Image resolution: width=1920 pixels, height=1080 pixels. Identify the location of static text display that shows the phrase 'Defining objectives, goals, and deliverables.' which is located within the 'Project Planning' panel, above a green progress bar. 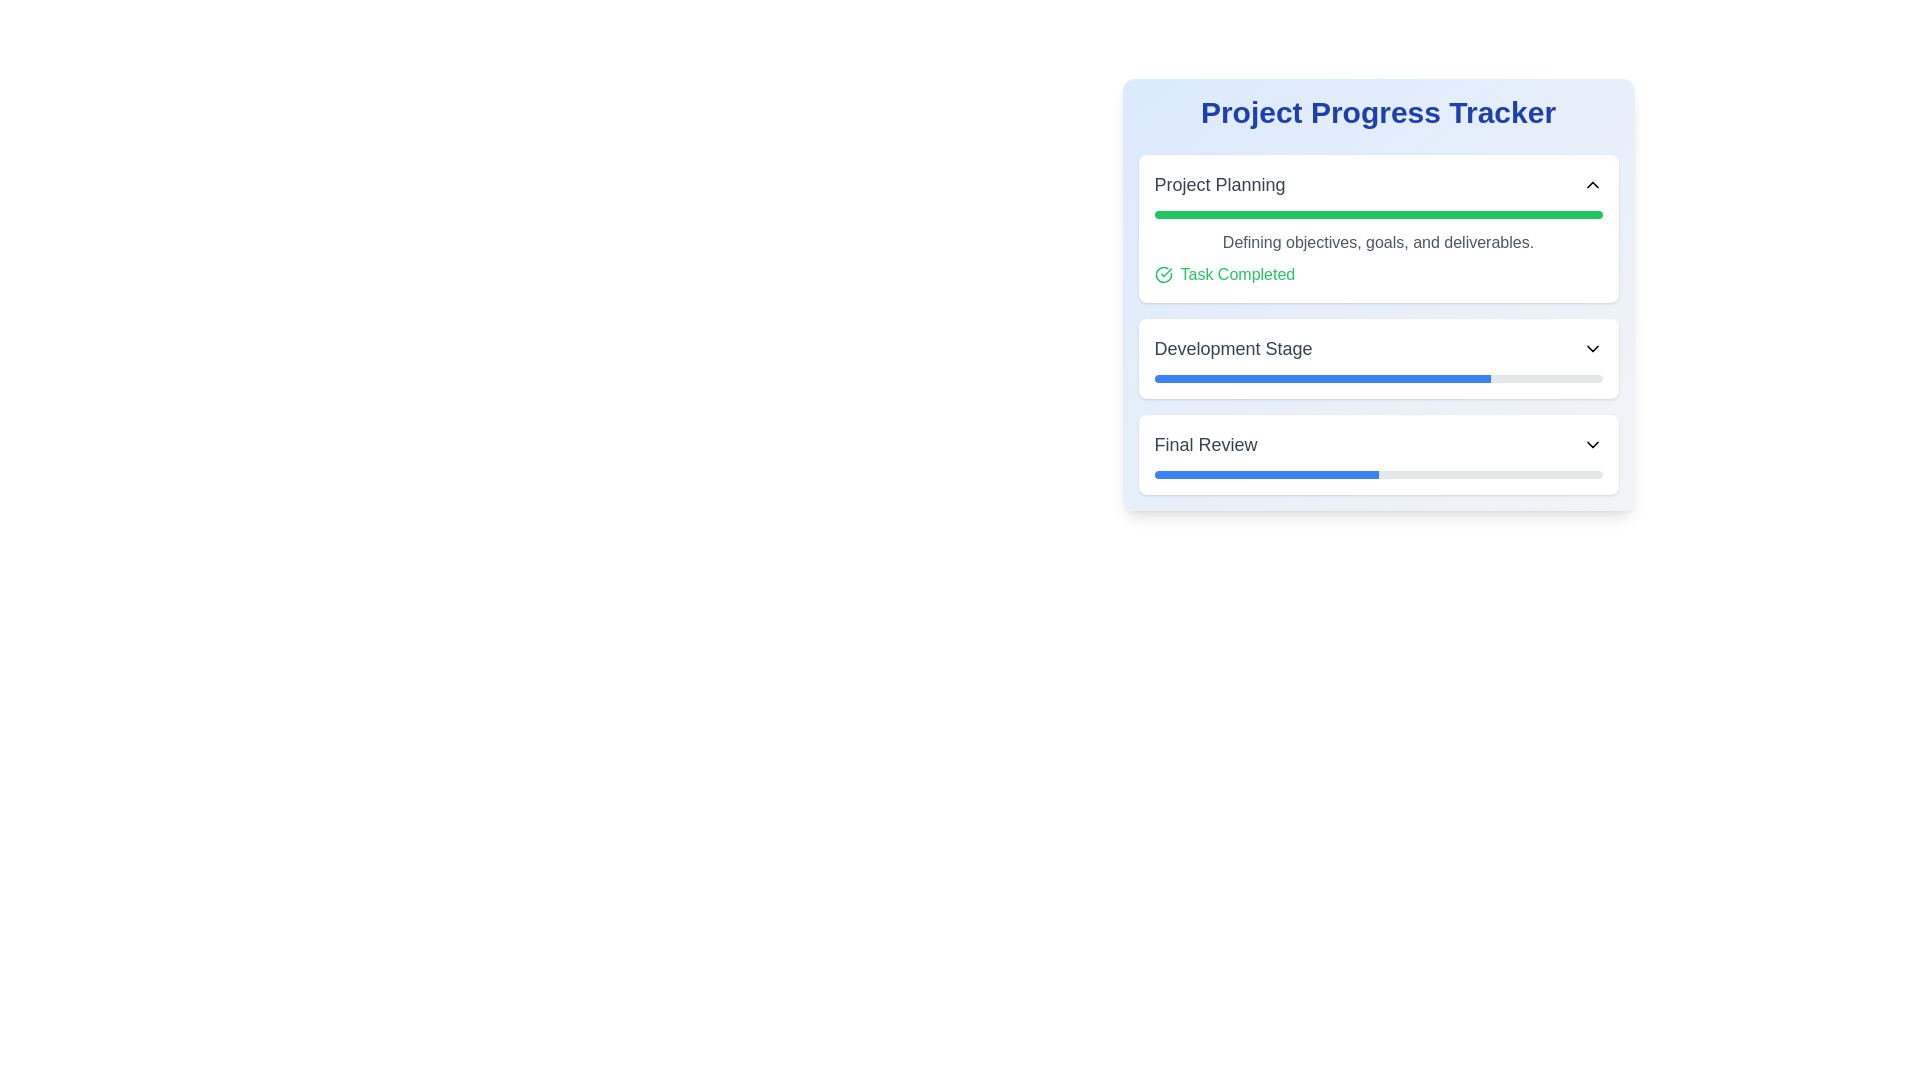
(1377, 242).